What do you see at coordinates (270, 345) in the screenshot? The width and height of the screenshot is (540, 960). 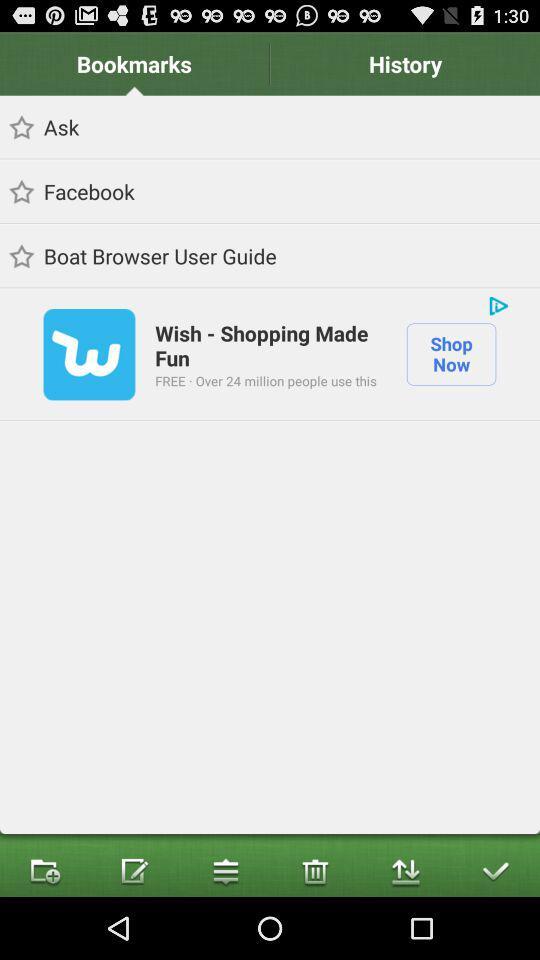 I see `the wish shopping made` at bounding box center [270, 345].